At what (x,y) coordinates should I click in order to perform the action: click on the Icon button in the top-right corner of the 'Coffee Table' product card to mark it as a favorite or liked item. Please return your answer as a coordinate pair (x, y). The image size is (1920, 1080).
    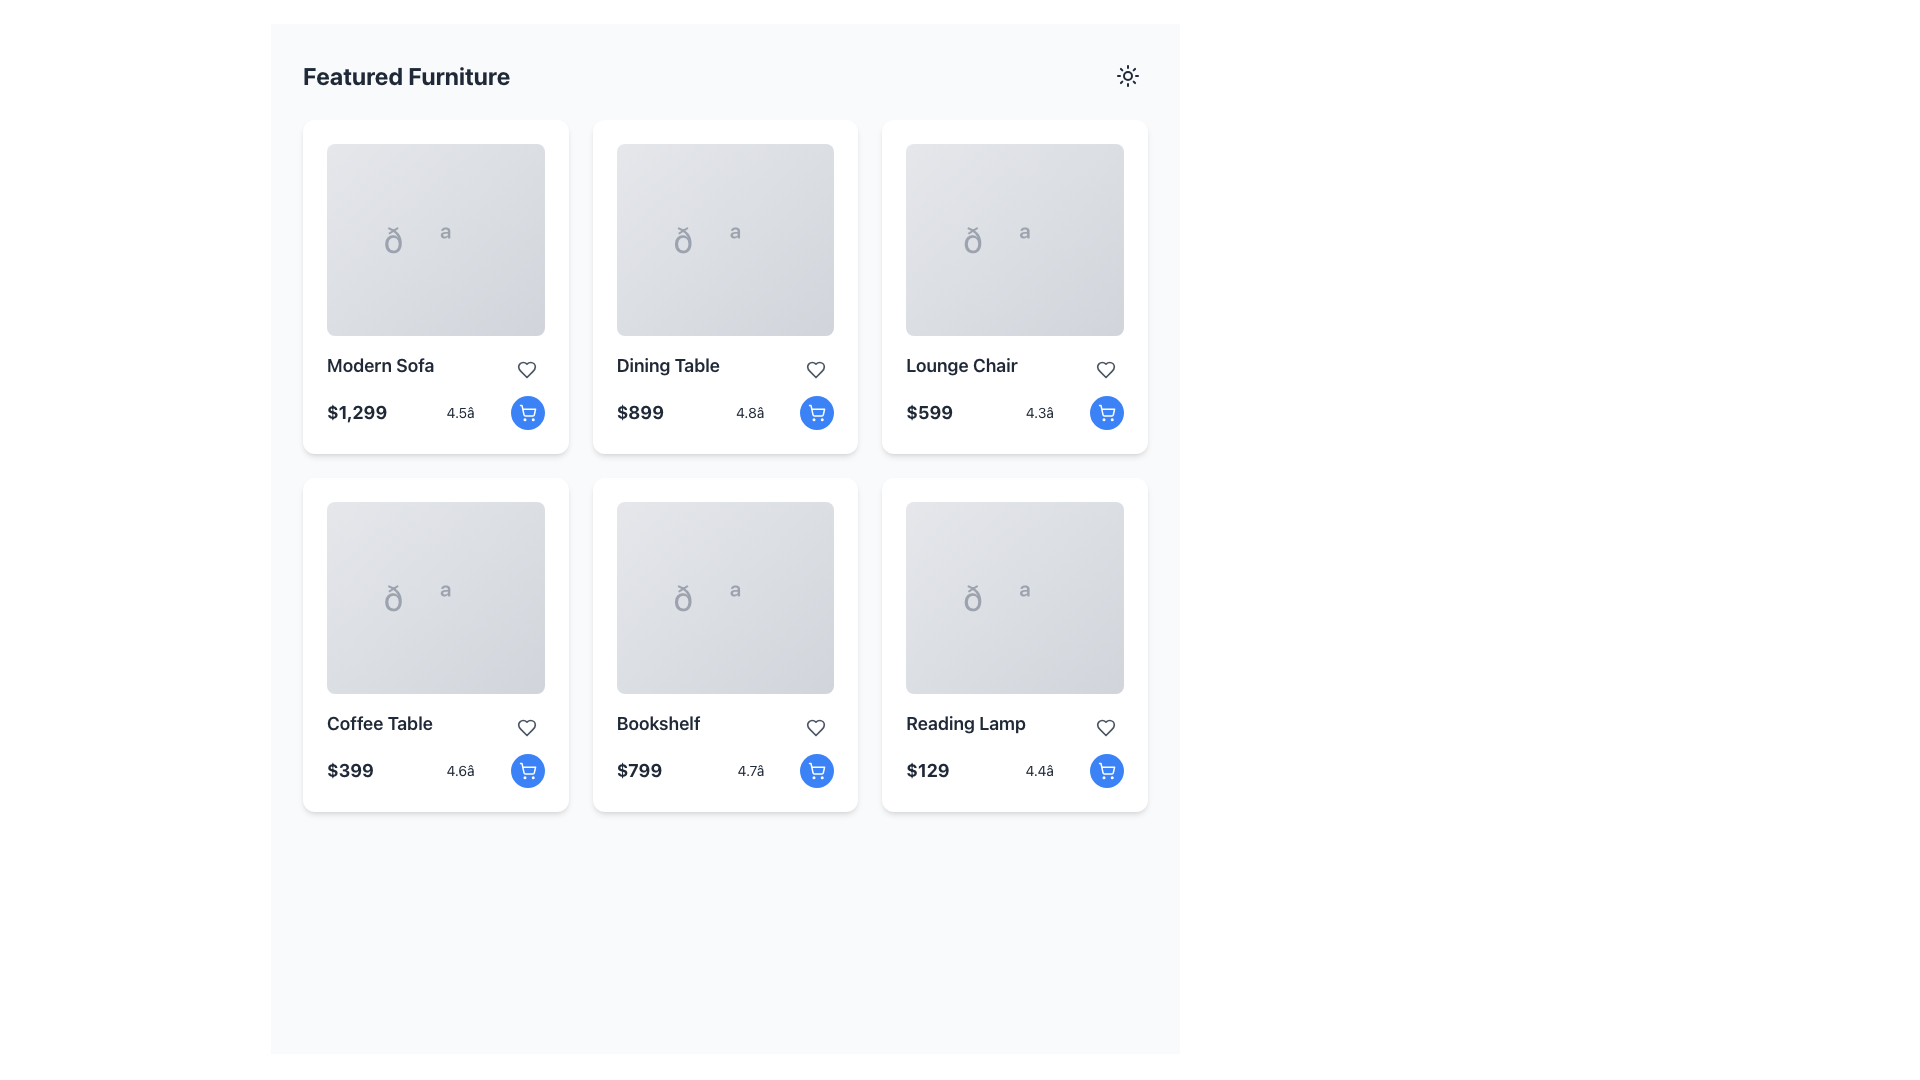
    Looking at the image, I should click on (526, 728).